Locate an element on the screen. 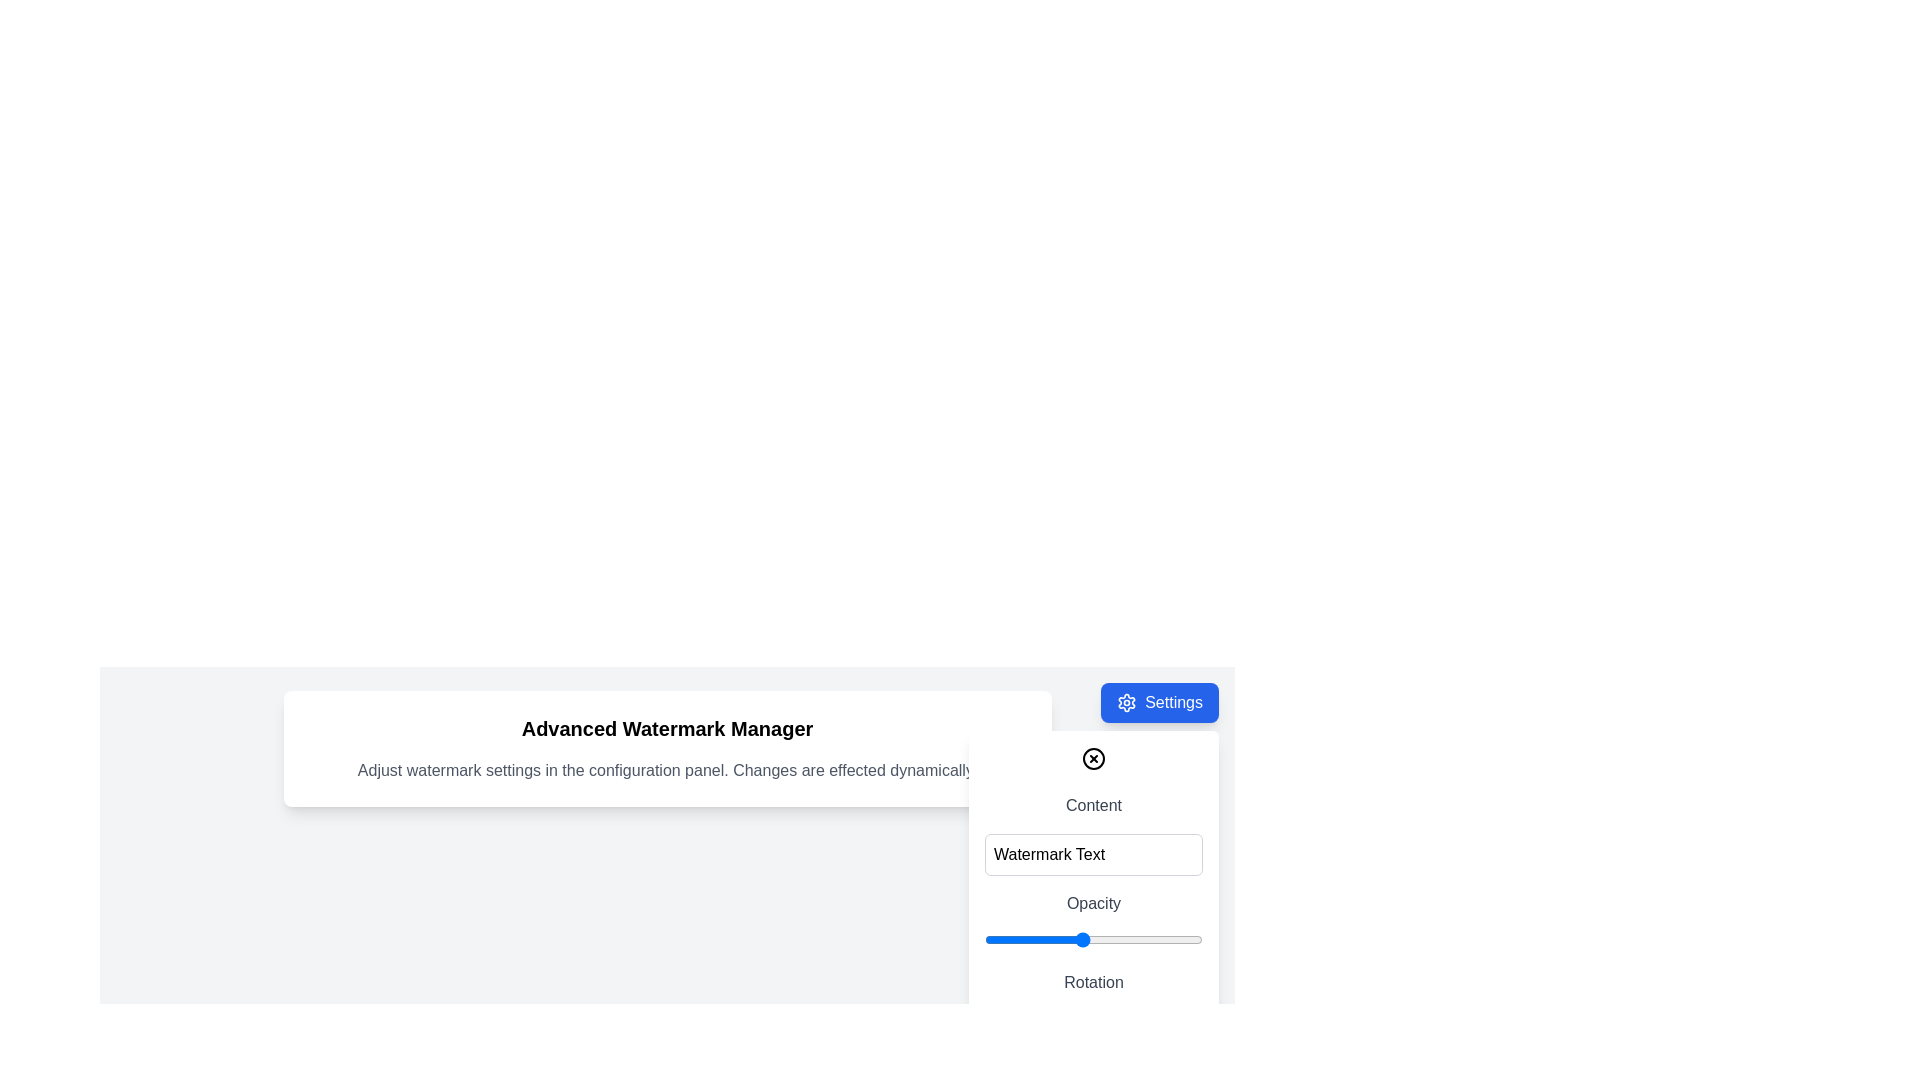  the rectangular text input box with rounded corners and a light gray border, which contains the default text 'Watermark Text', to focus it is located at coordinates (1093, 855).